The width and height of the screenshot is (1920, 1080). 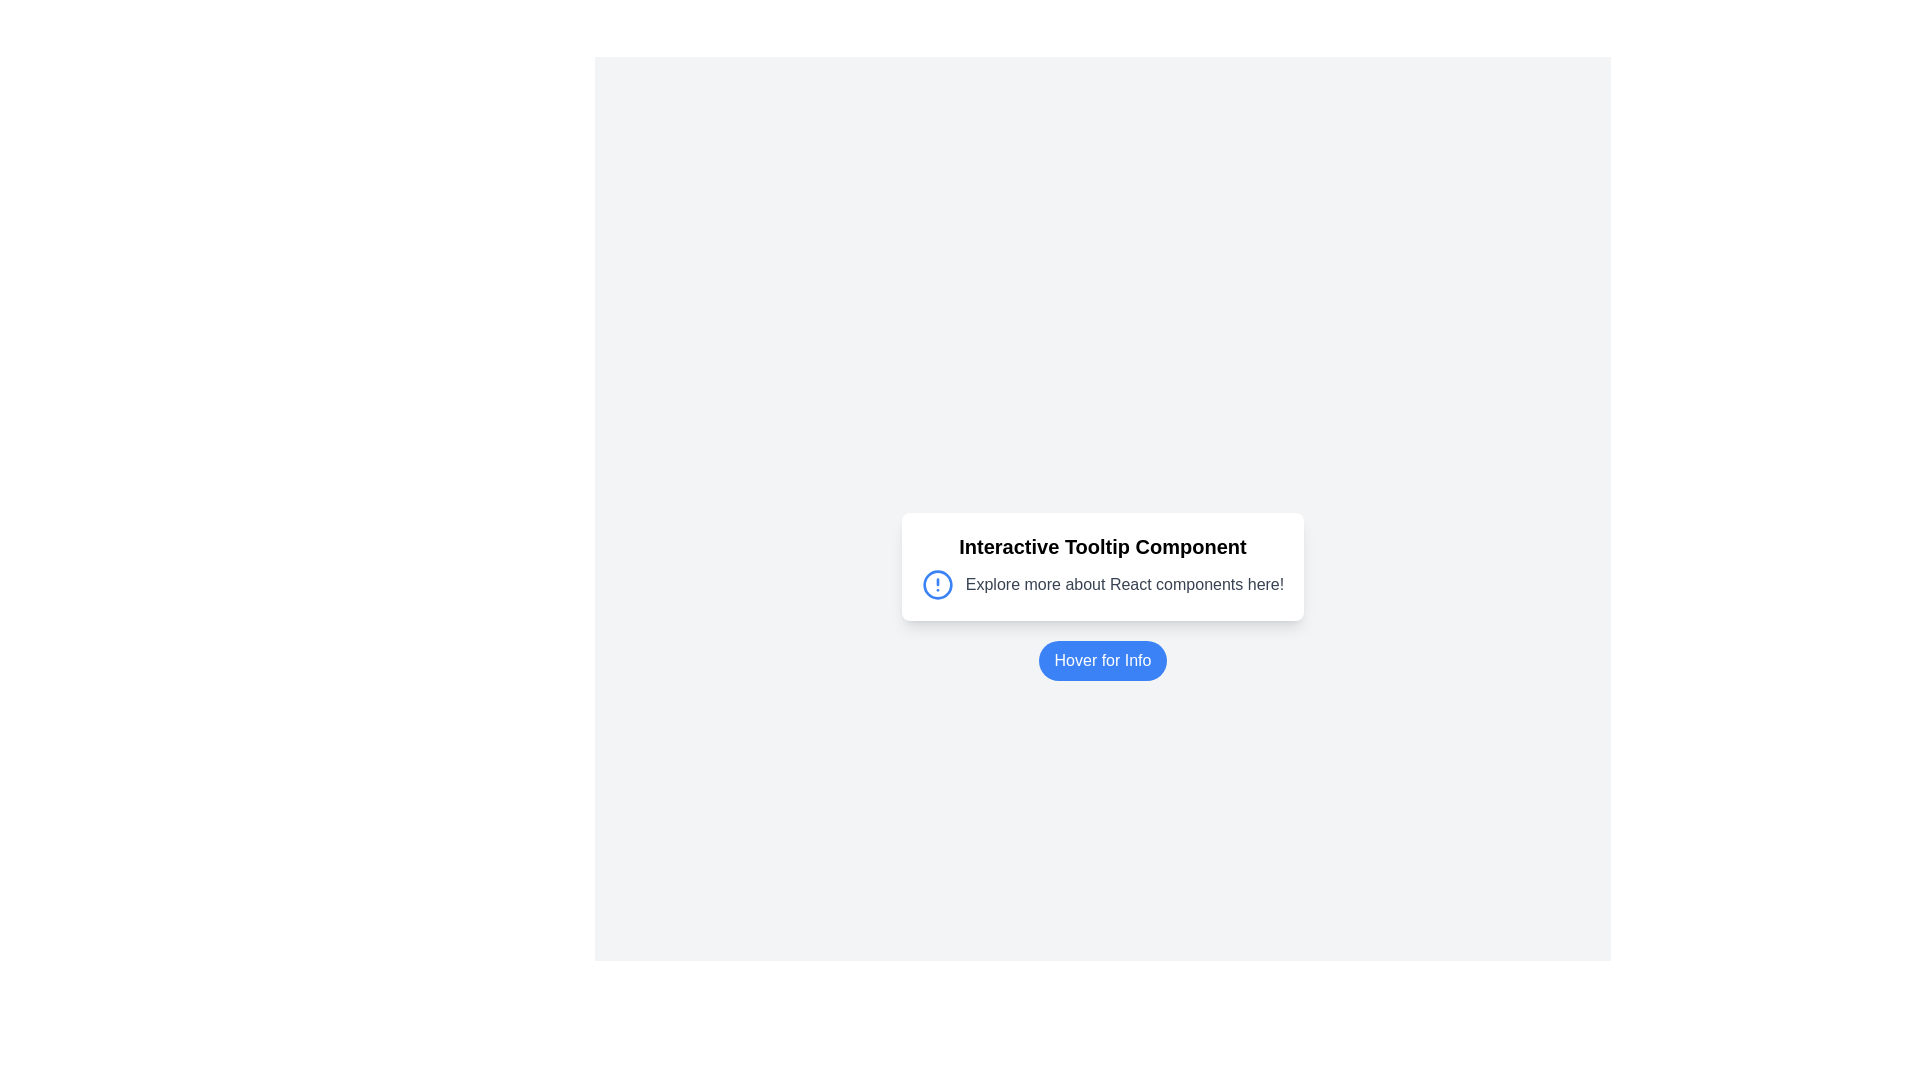 What do you see at coordinates (1142, 623) in the screenshot?
I see `the informational tooltip message that appears below the text 'Explore more about React components here!'` at bounding box center [1142, 623].